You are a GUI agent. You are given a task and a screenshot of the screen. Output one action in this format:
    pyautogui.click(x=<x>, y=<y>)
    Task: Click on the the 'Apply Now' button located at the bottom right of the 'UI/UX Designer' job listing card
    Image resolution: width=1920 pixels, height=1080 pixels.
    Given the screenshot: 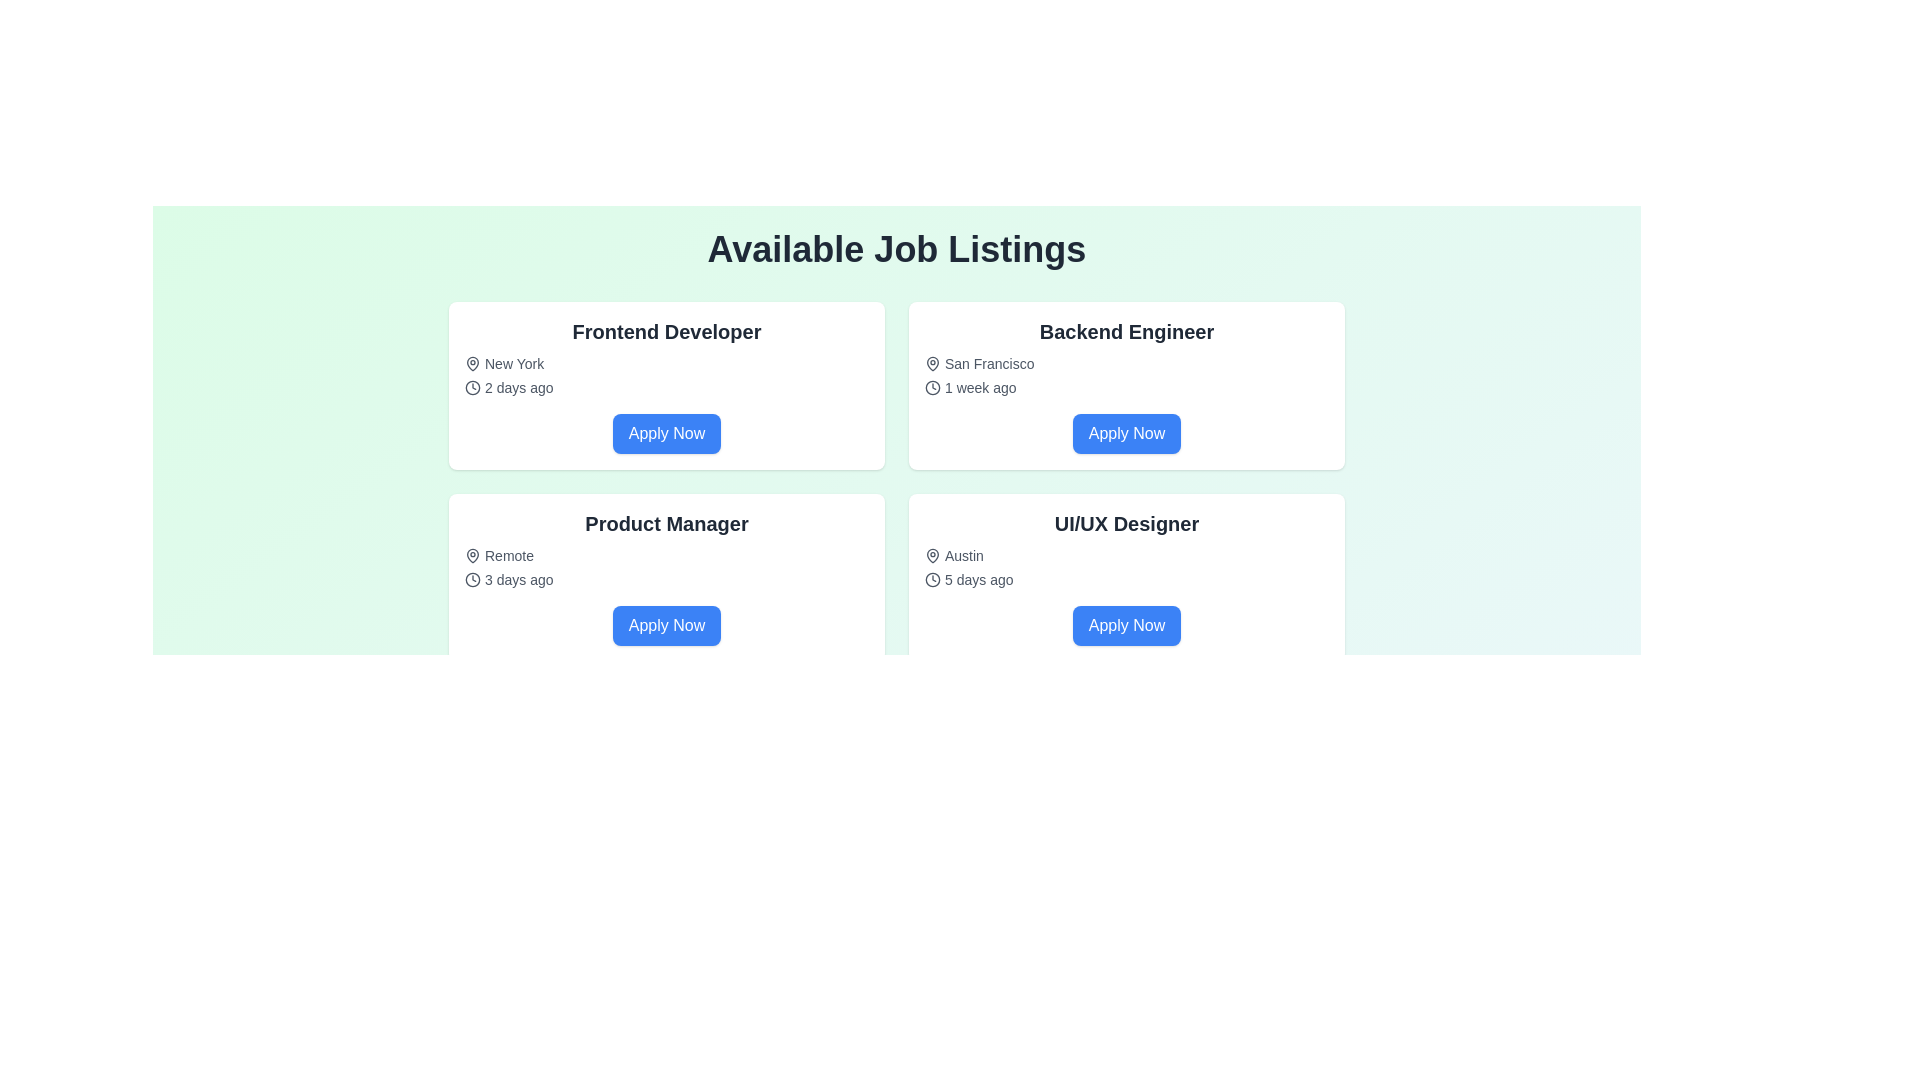 What is the action you would take?
    pyautogui.click(x=1127, y=624)
    